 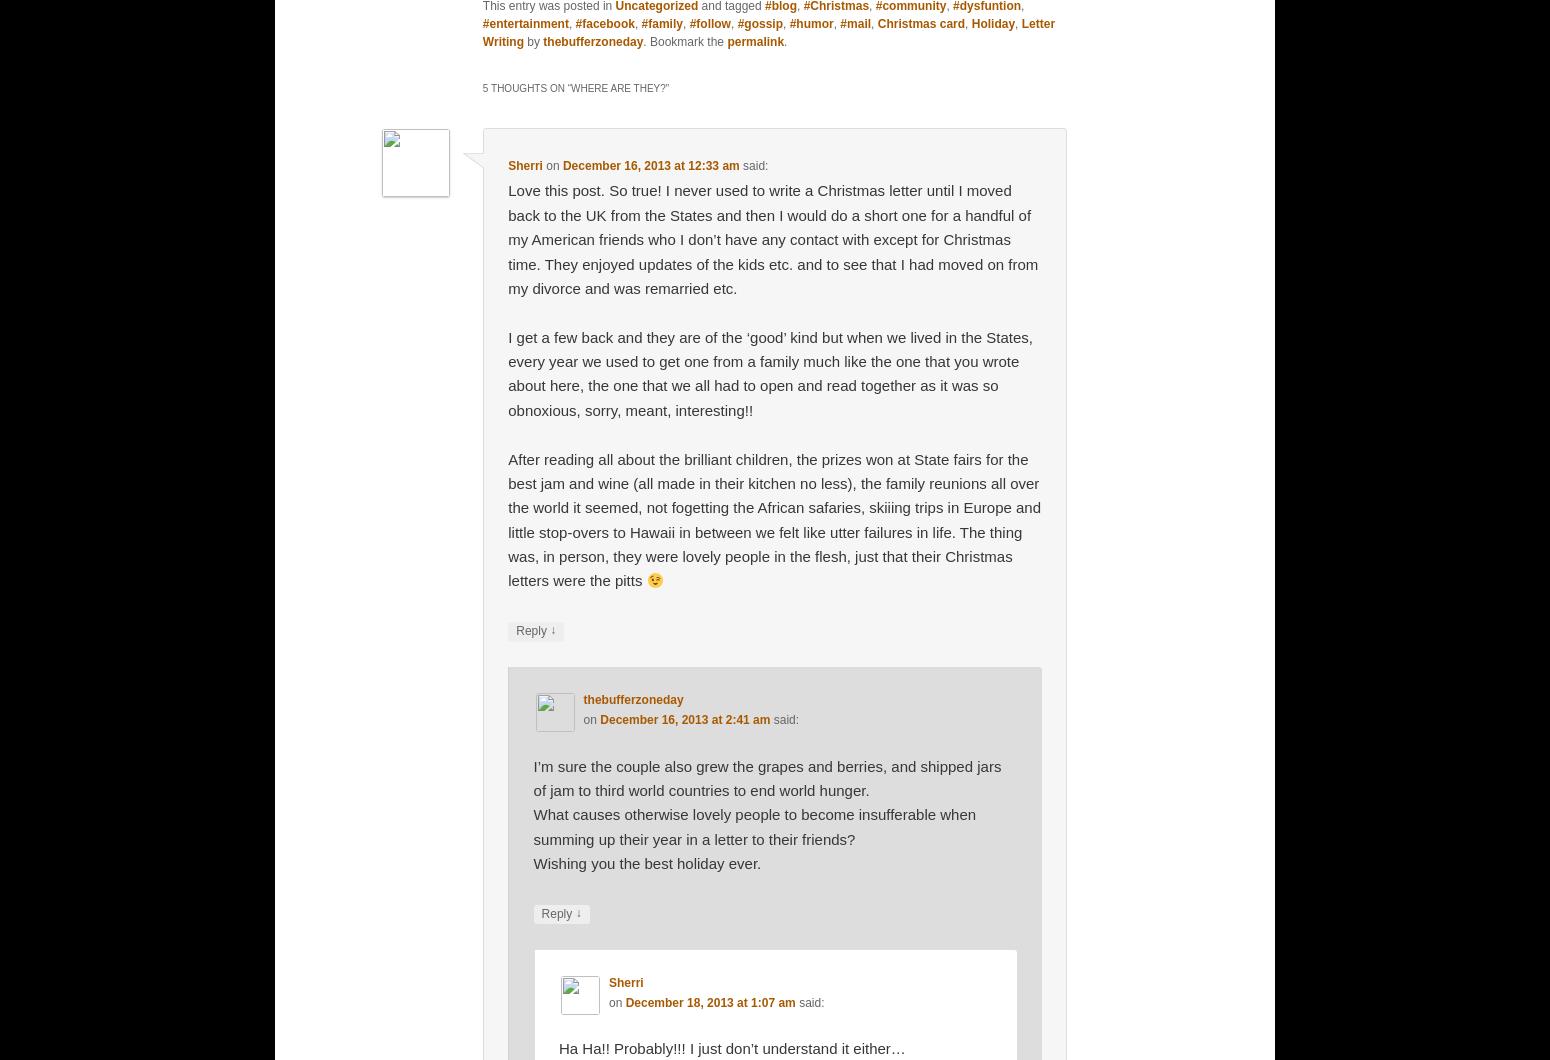 I want to click on '#humor', so click(x=809, y=23).